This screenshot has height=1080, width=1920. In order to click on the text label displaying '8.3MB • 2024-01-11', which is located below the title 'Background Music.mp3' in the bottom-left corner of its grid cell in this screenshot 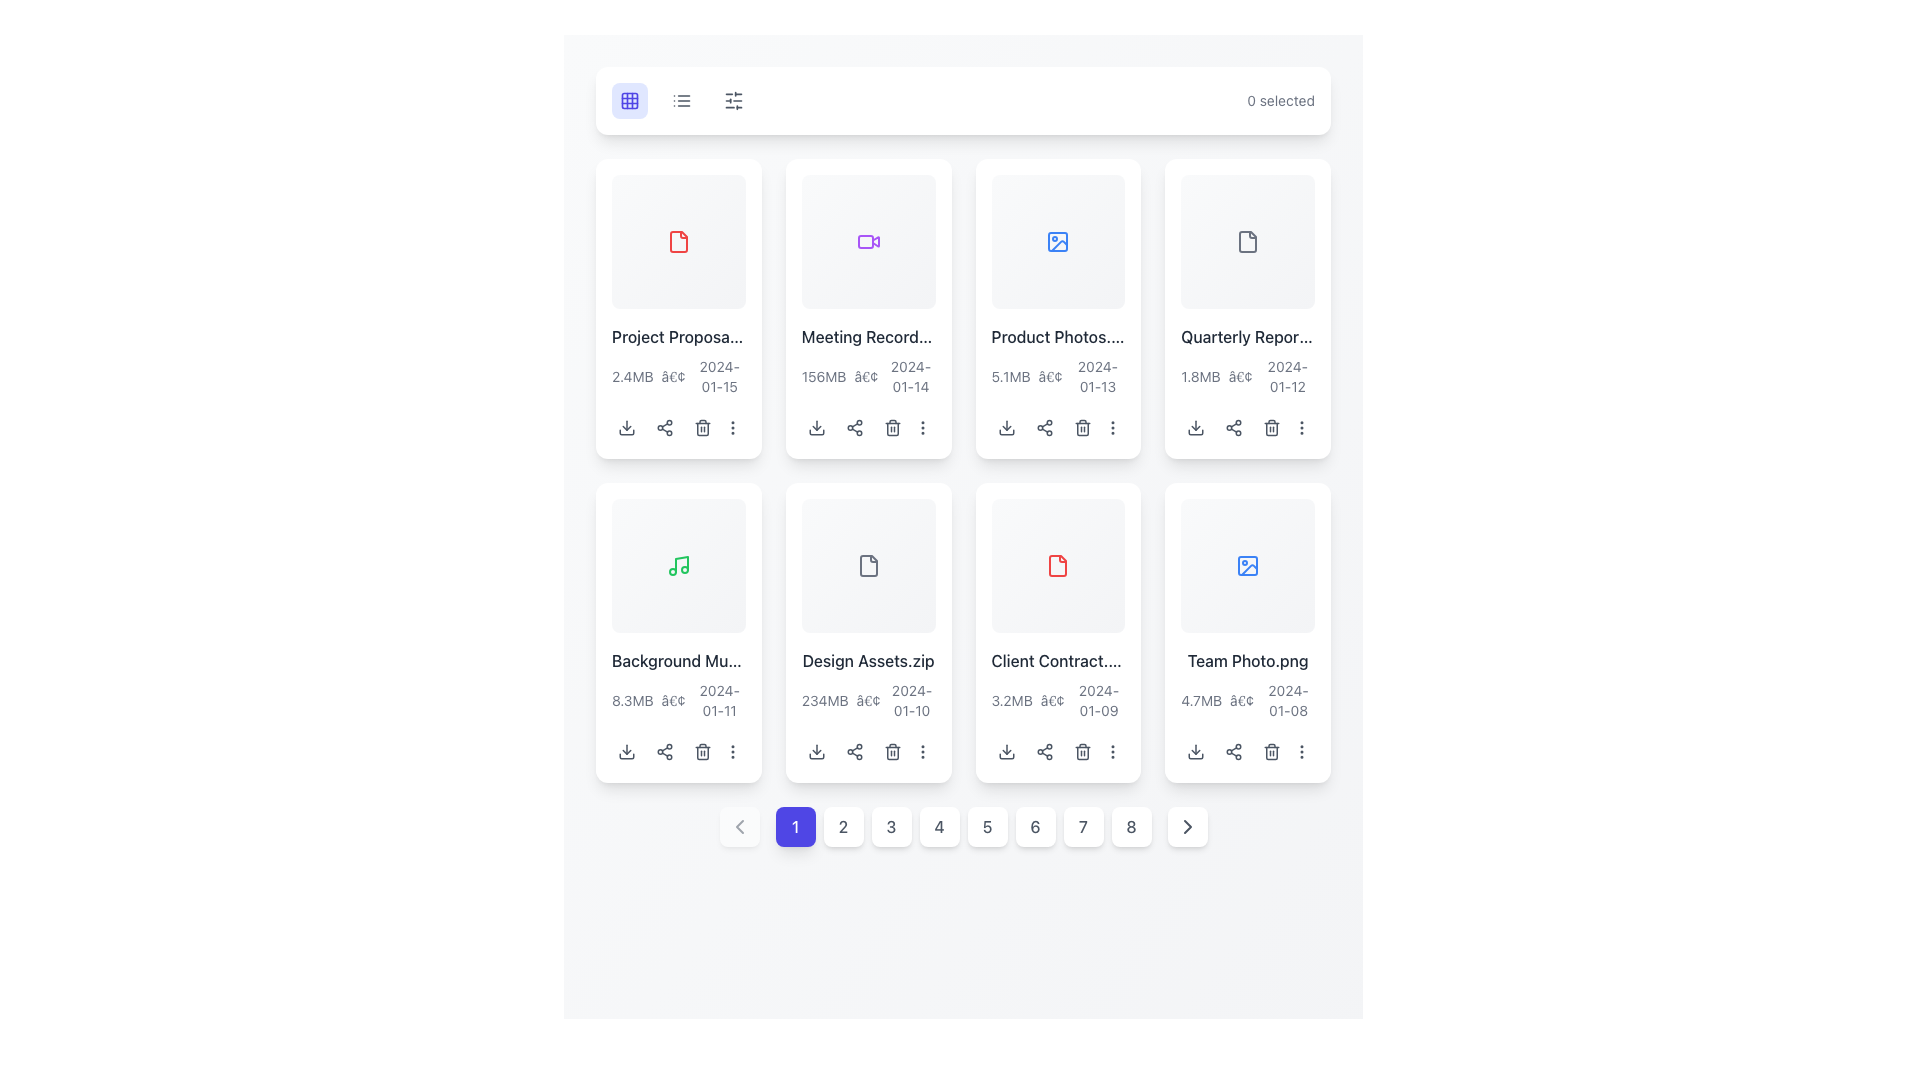, I will do `click(678, 699)`.